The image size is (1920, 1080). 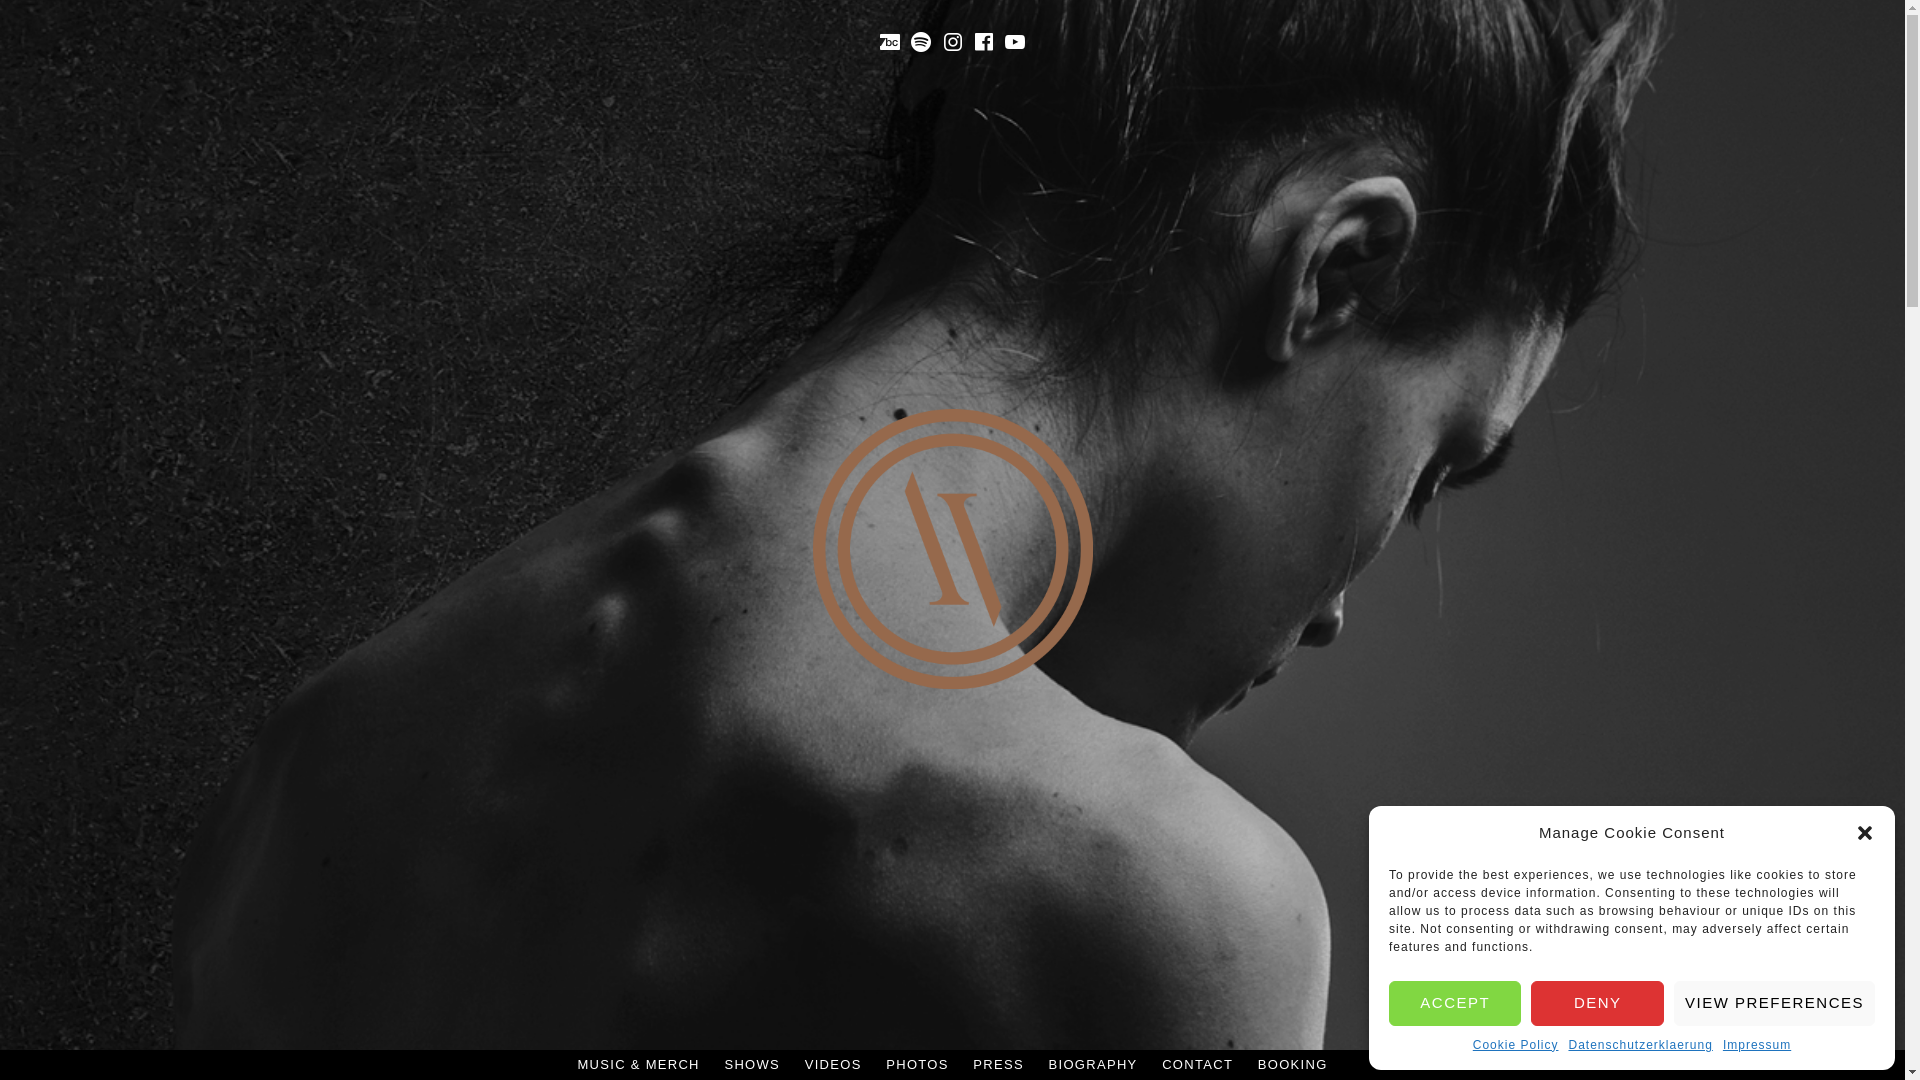 I want to click on 'DENY', so click(x=1530, y=1002).